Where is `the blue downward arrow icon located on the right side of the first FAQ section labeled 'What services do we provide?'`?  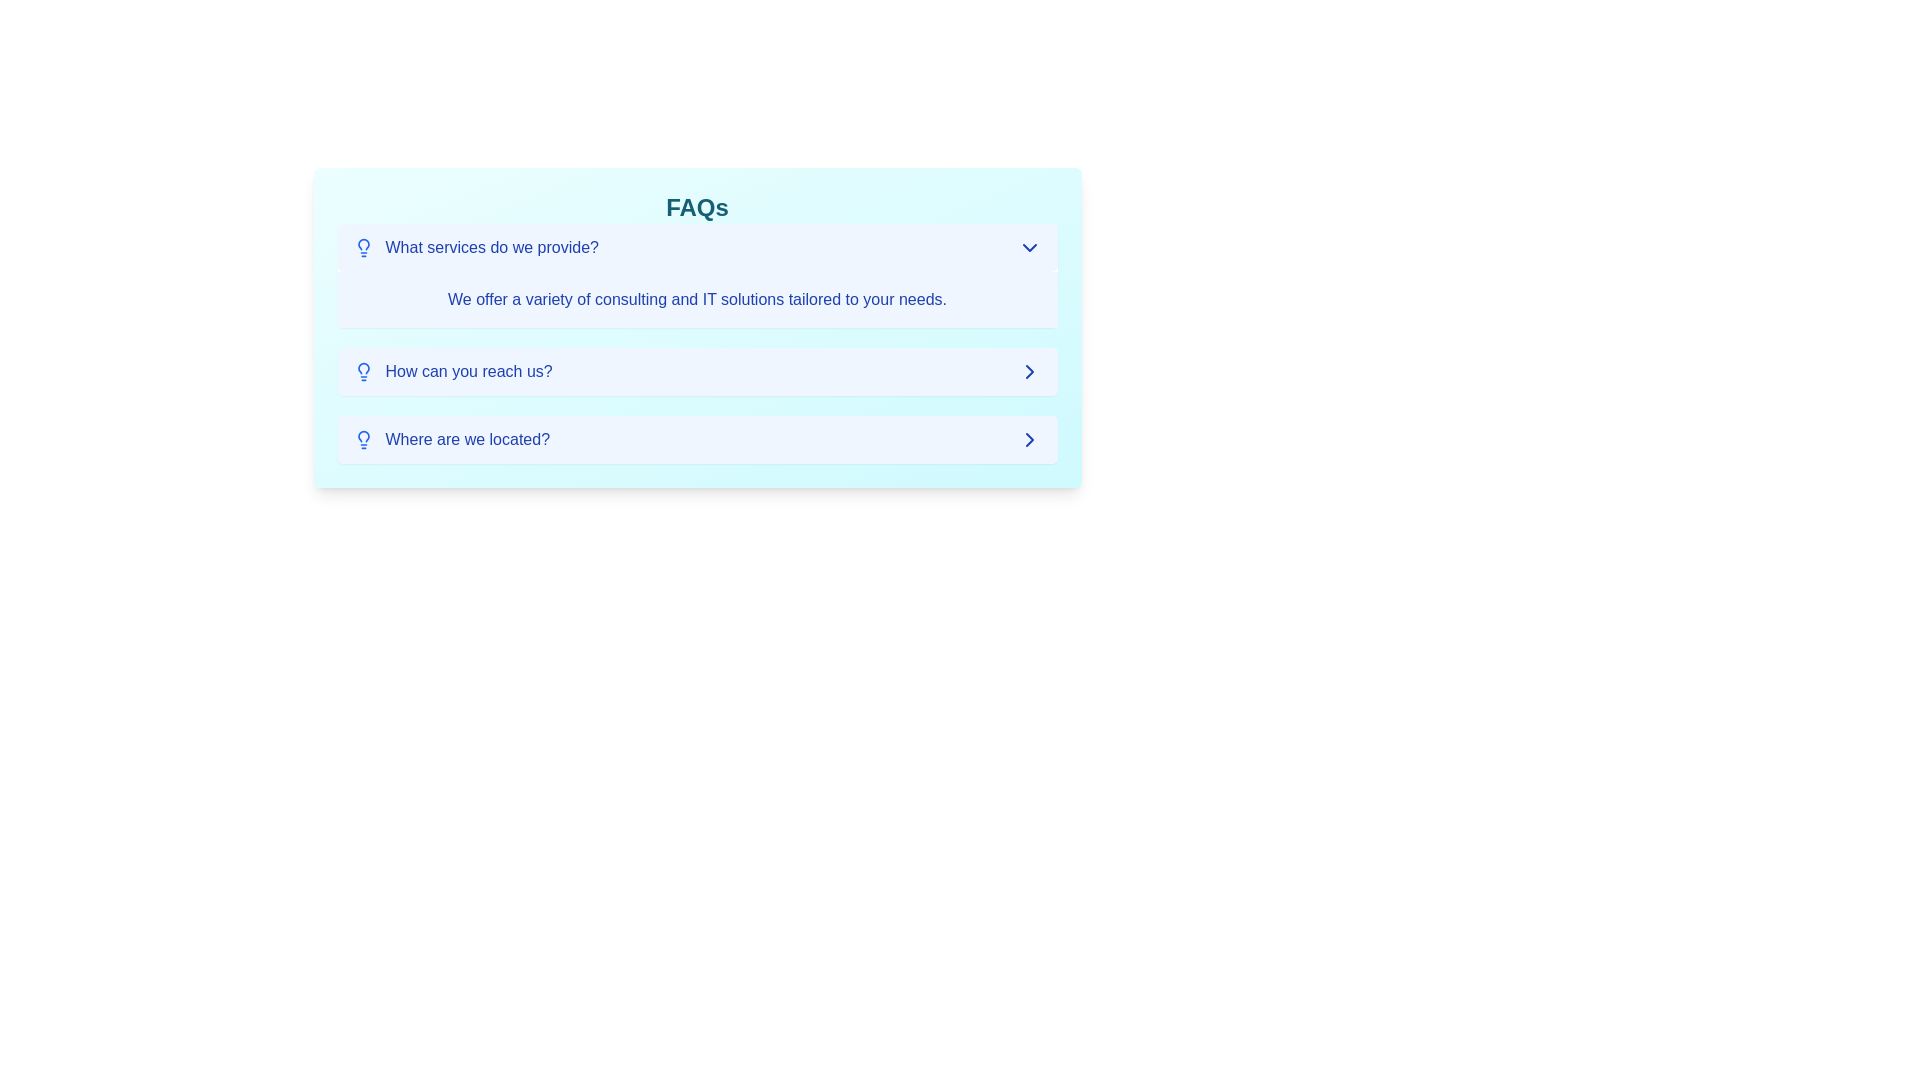 the blue downward arrow icon located on the right side of the first FAQ section labeled 'What services do we provide?' is located at coordinates (1029, 246).